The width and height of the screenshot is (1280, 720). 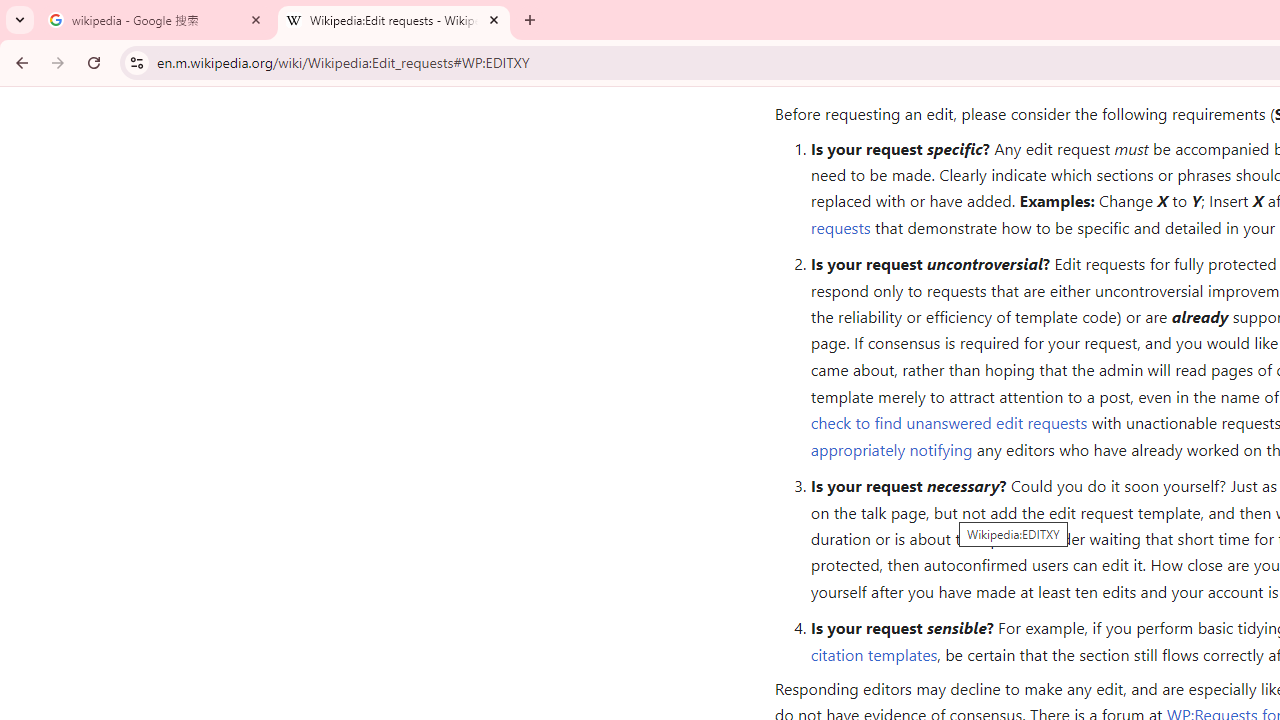 What do you see at coordinates (394, 20) in the screenshot?
I see `'Wikipedia:Edit requests - Wikipedia'` at bounding box center [394, 20].